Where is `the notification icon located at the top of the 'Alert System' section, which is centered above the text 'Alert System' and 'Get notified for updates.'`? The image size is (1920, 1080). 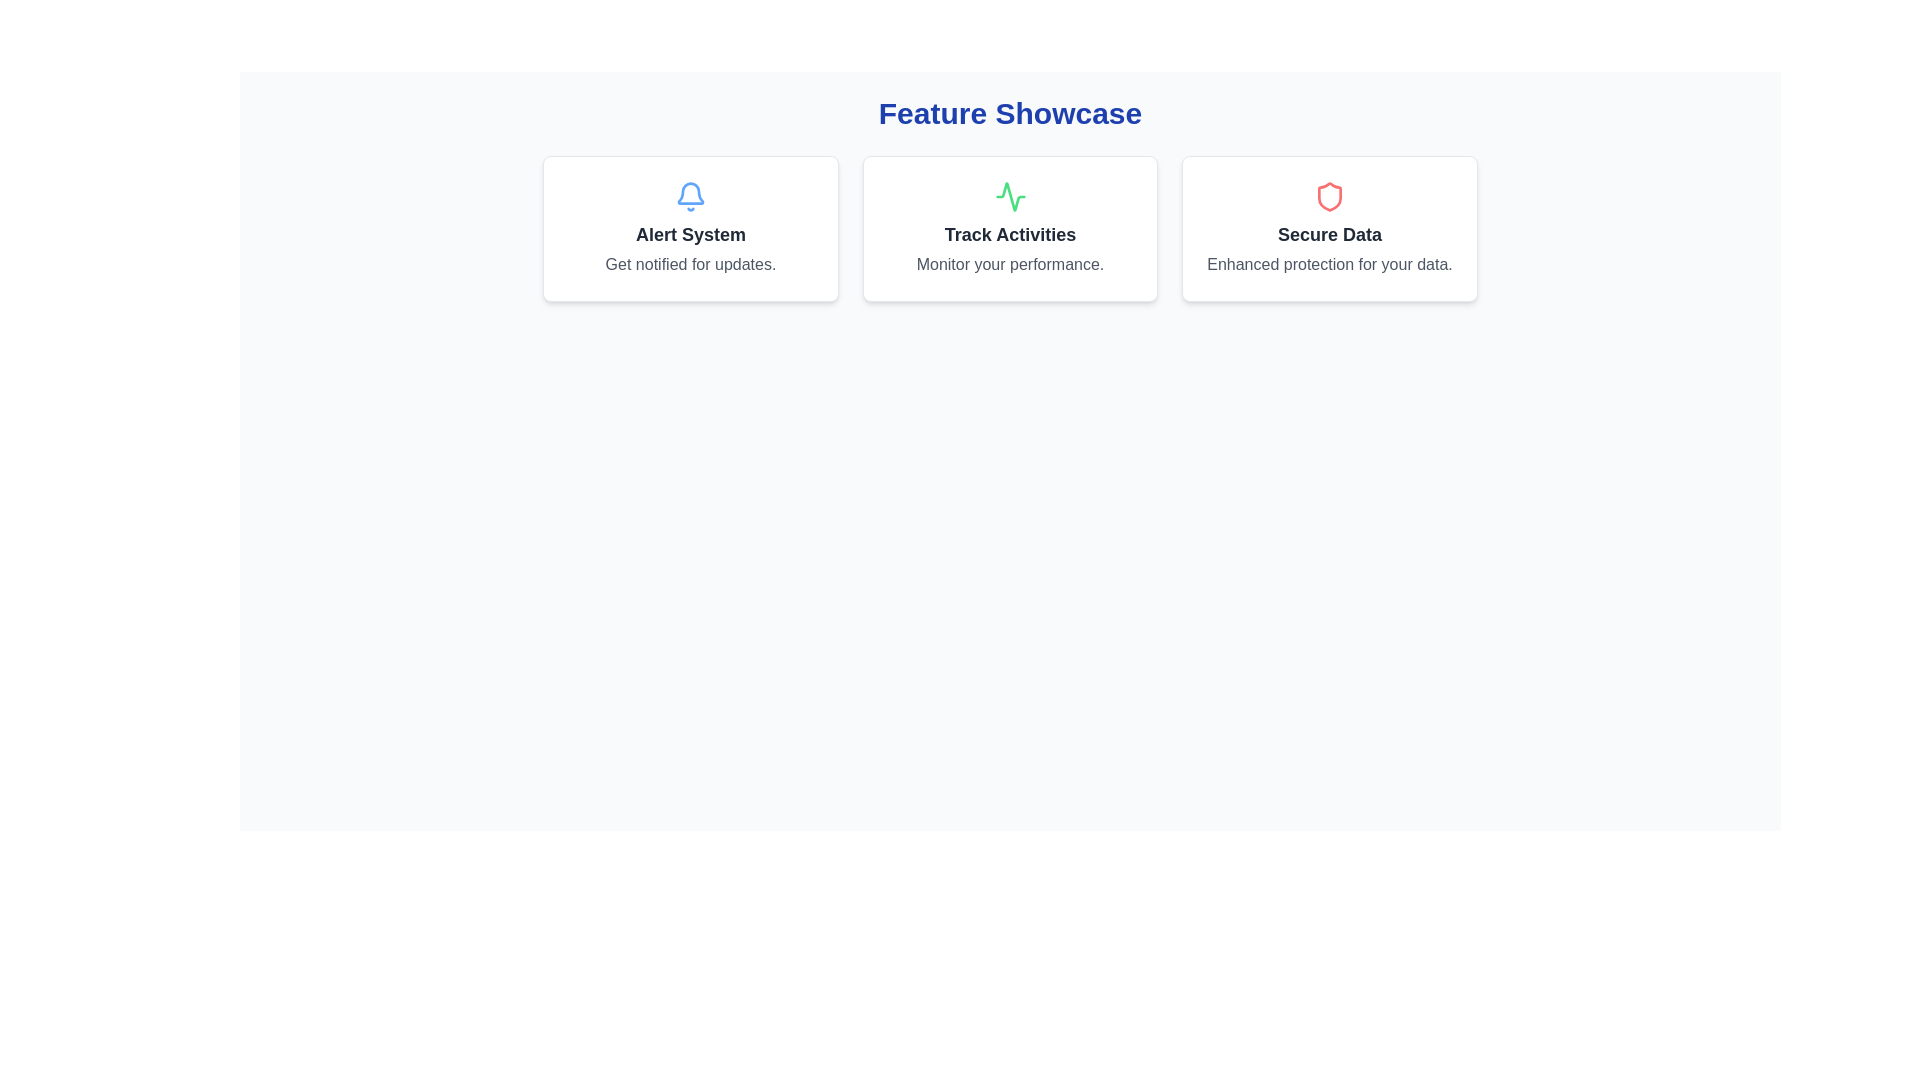
the notification icon located at the top of the 'Alert System' section, which is centered above the text 'Alert System' and 'Get notified for updates.' is located at coordinates (691, 196).